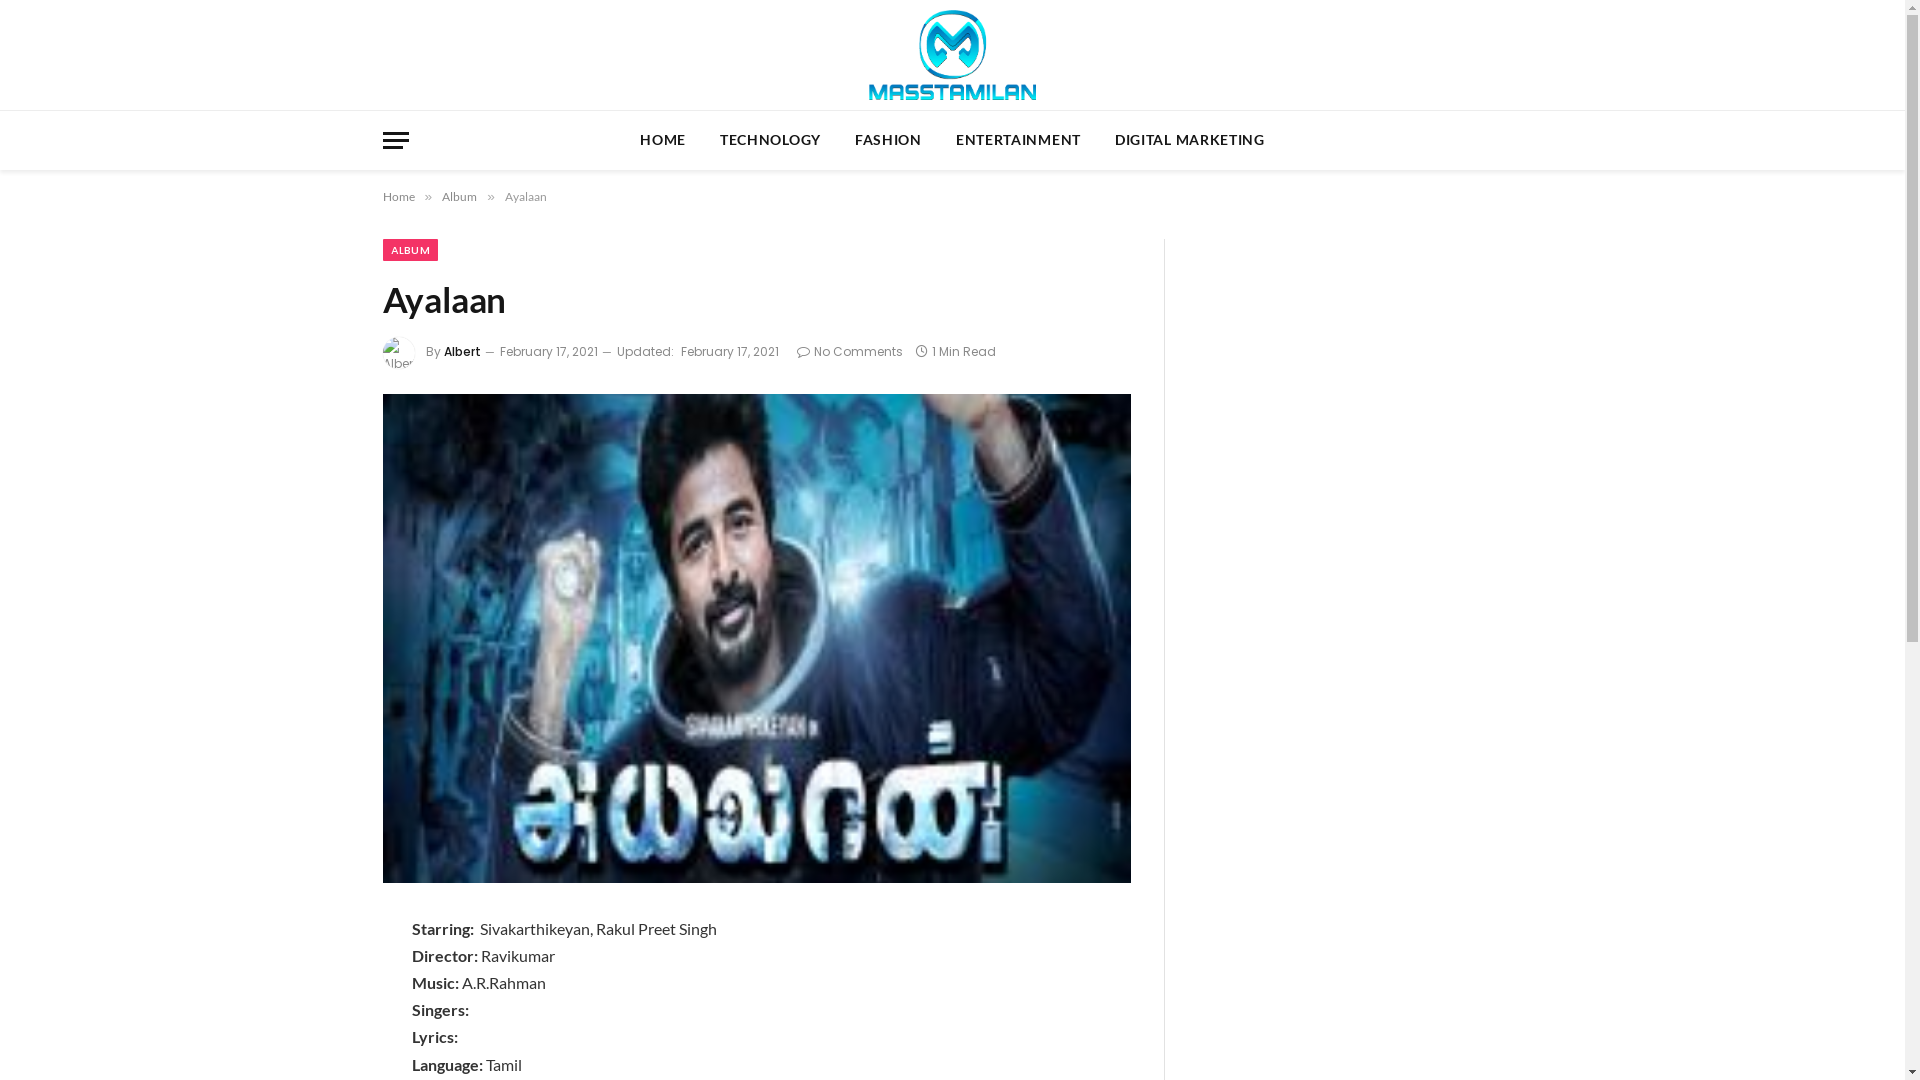 The height and width of the screenshot is (1080, 1920). What do you see at coordinates (769, 138) in the screenshot?
I see `'TECHNOLOGY'` at bounding box center [769, 138].